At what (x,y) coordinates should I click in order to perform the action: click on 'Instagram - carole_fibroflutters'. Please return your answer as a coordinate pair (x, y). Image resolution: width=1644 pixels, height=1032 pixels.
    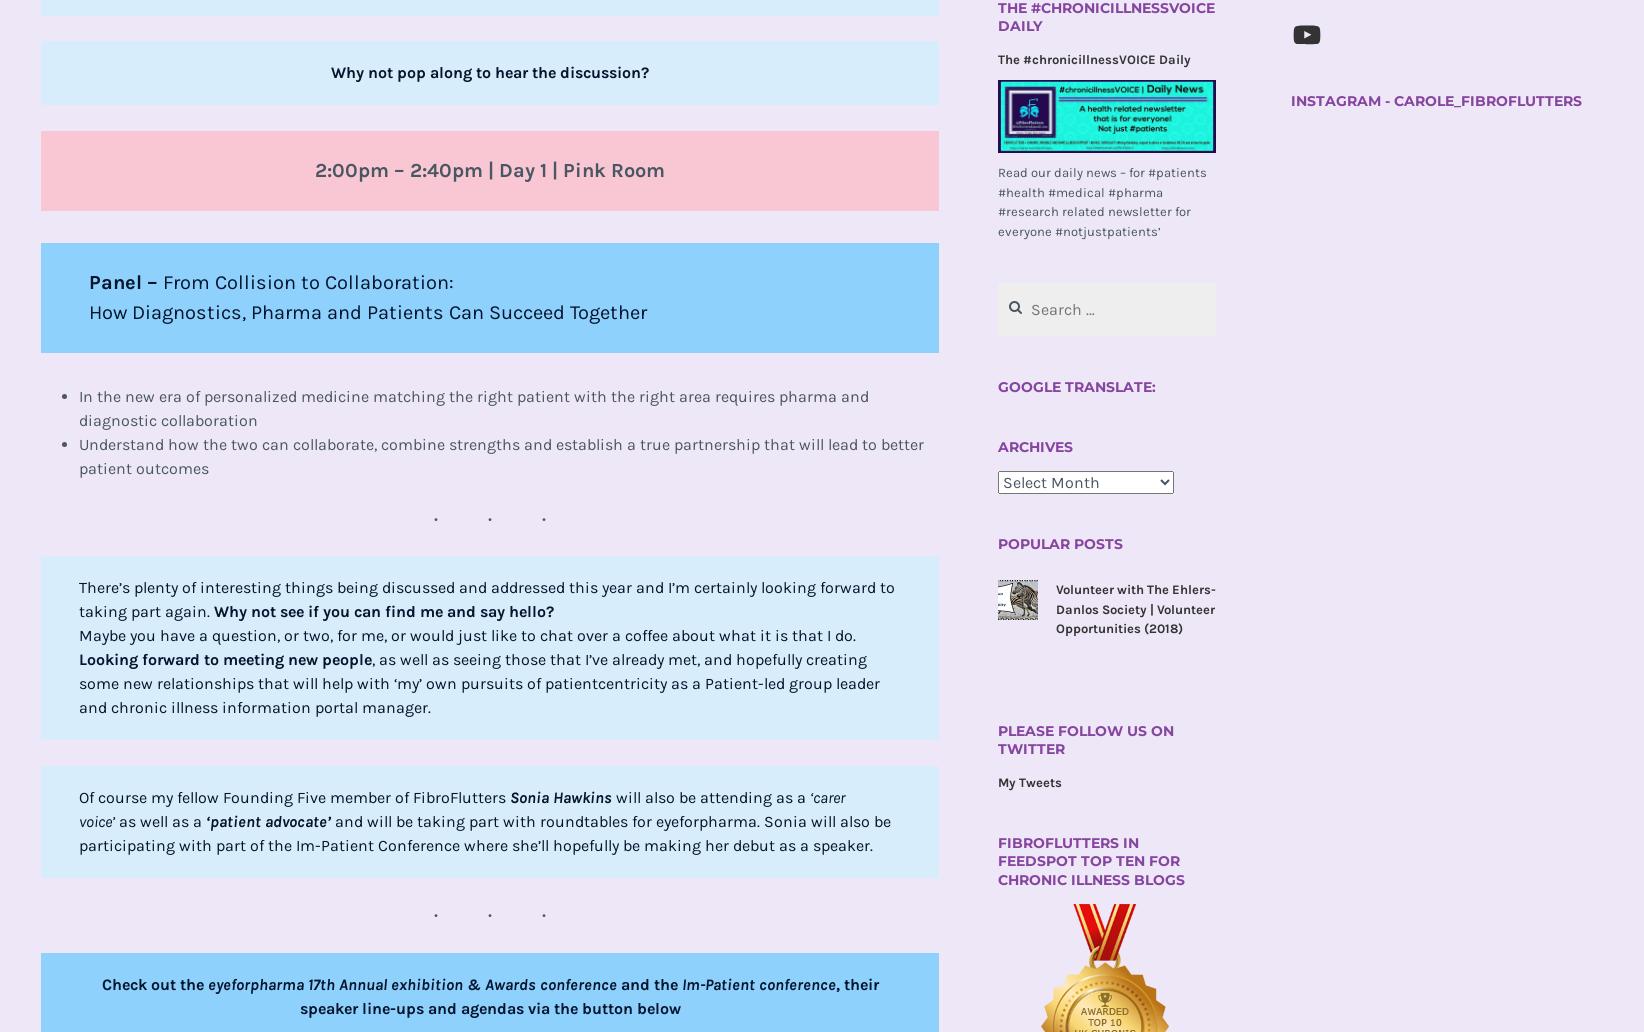
    Looking at the image, I should click on (1290, 101).